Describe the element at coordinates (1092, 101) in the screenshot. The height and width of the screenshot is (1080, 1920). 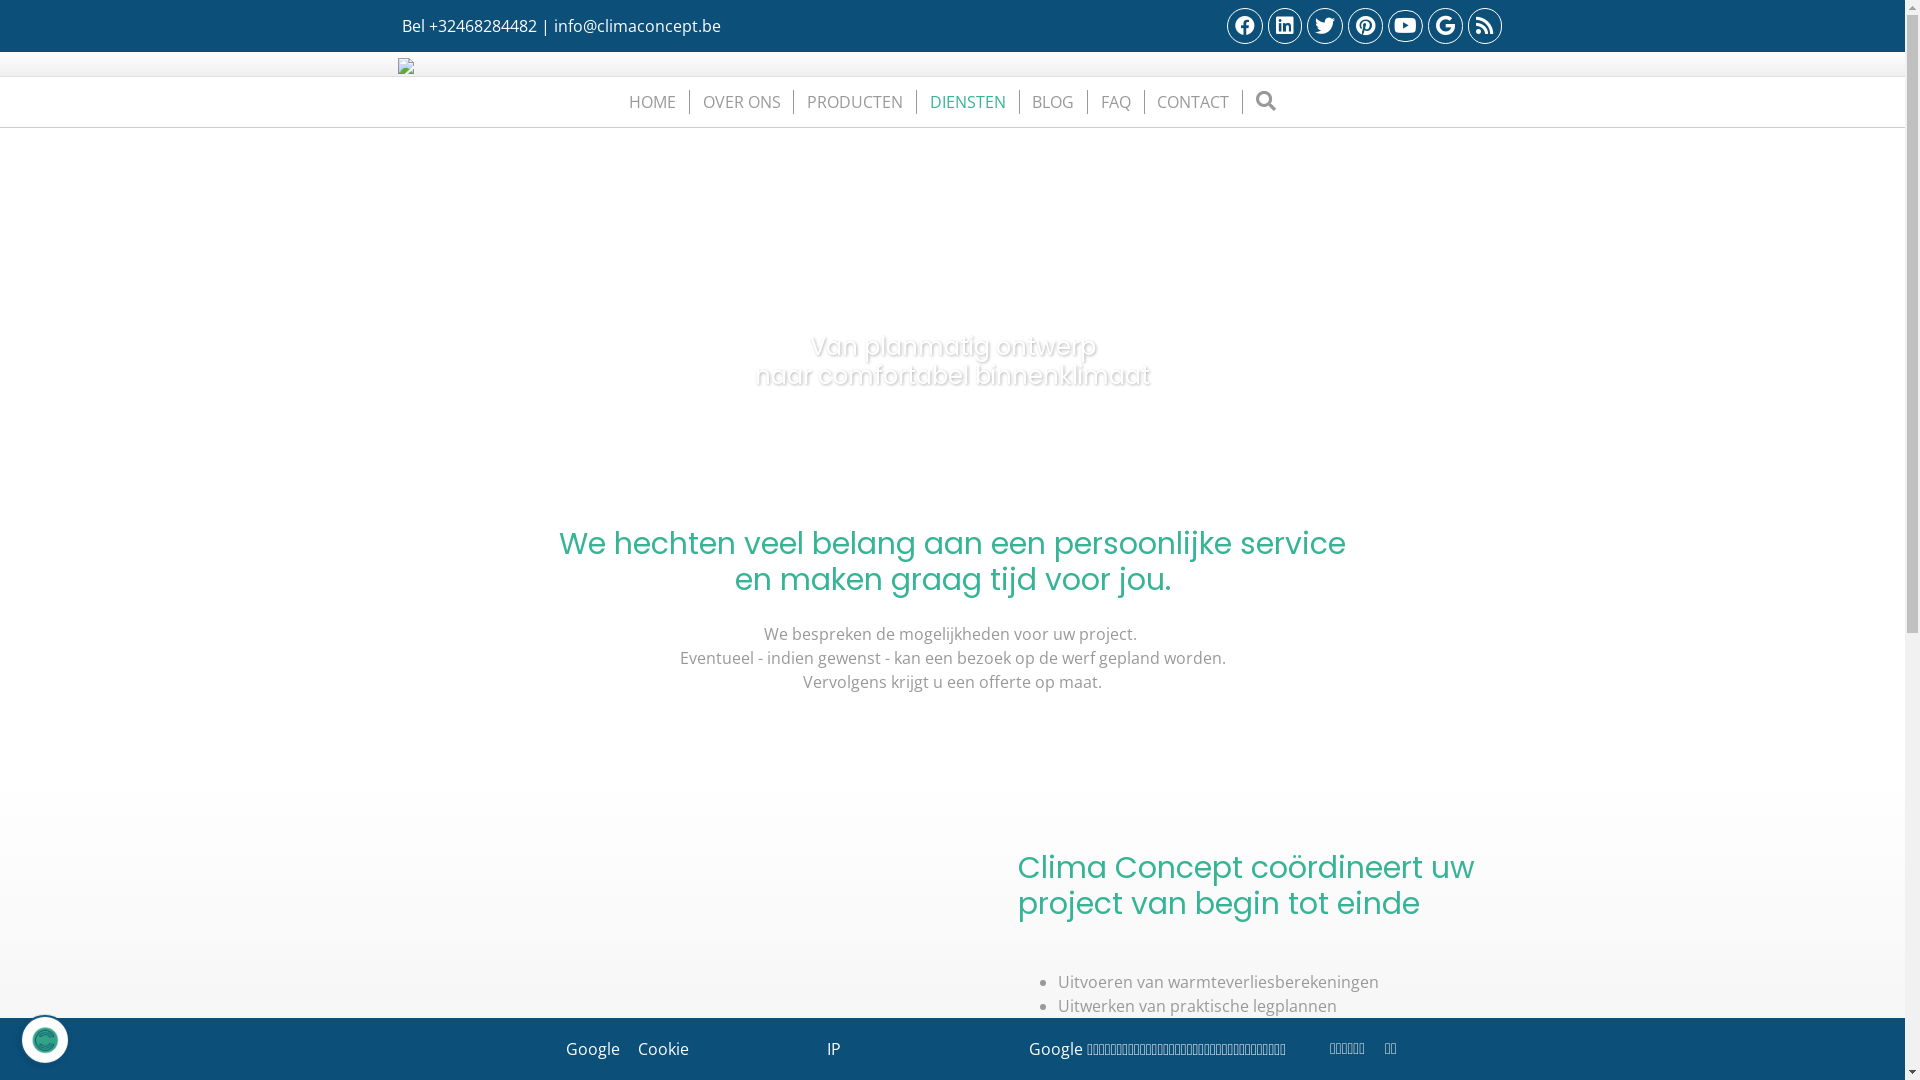
I see `'FAQ'` at that location.